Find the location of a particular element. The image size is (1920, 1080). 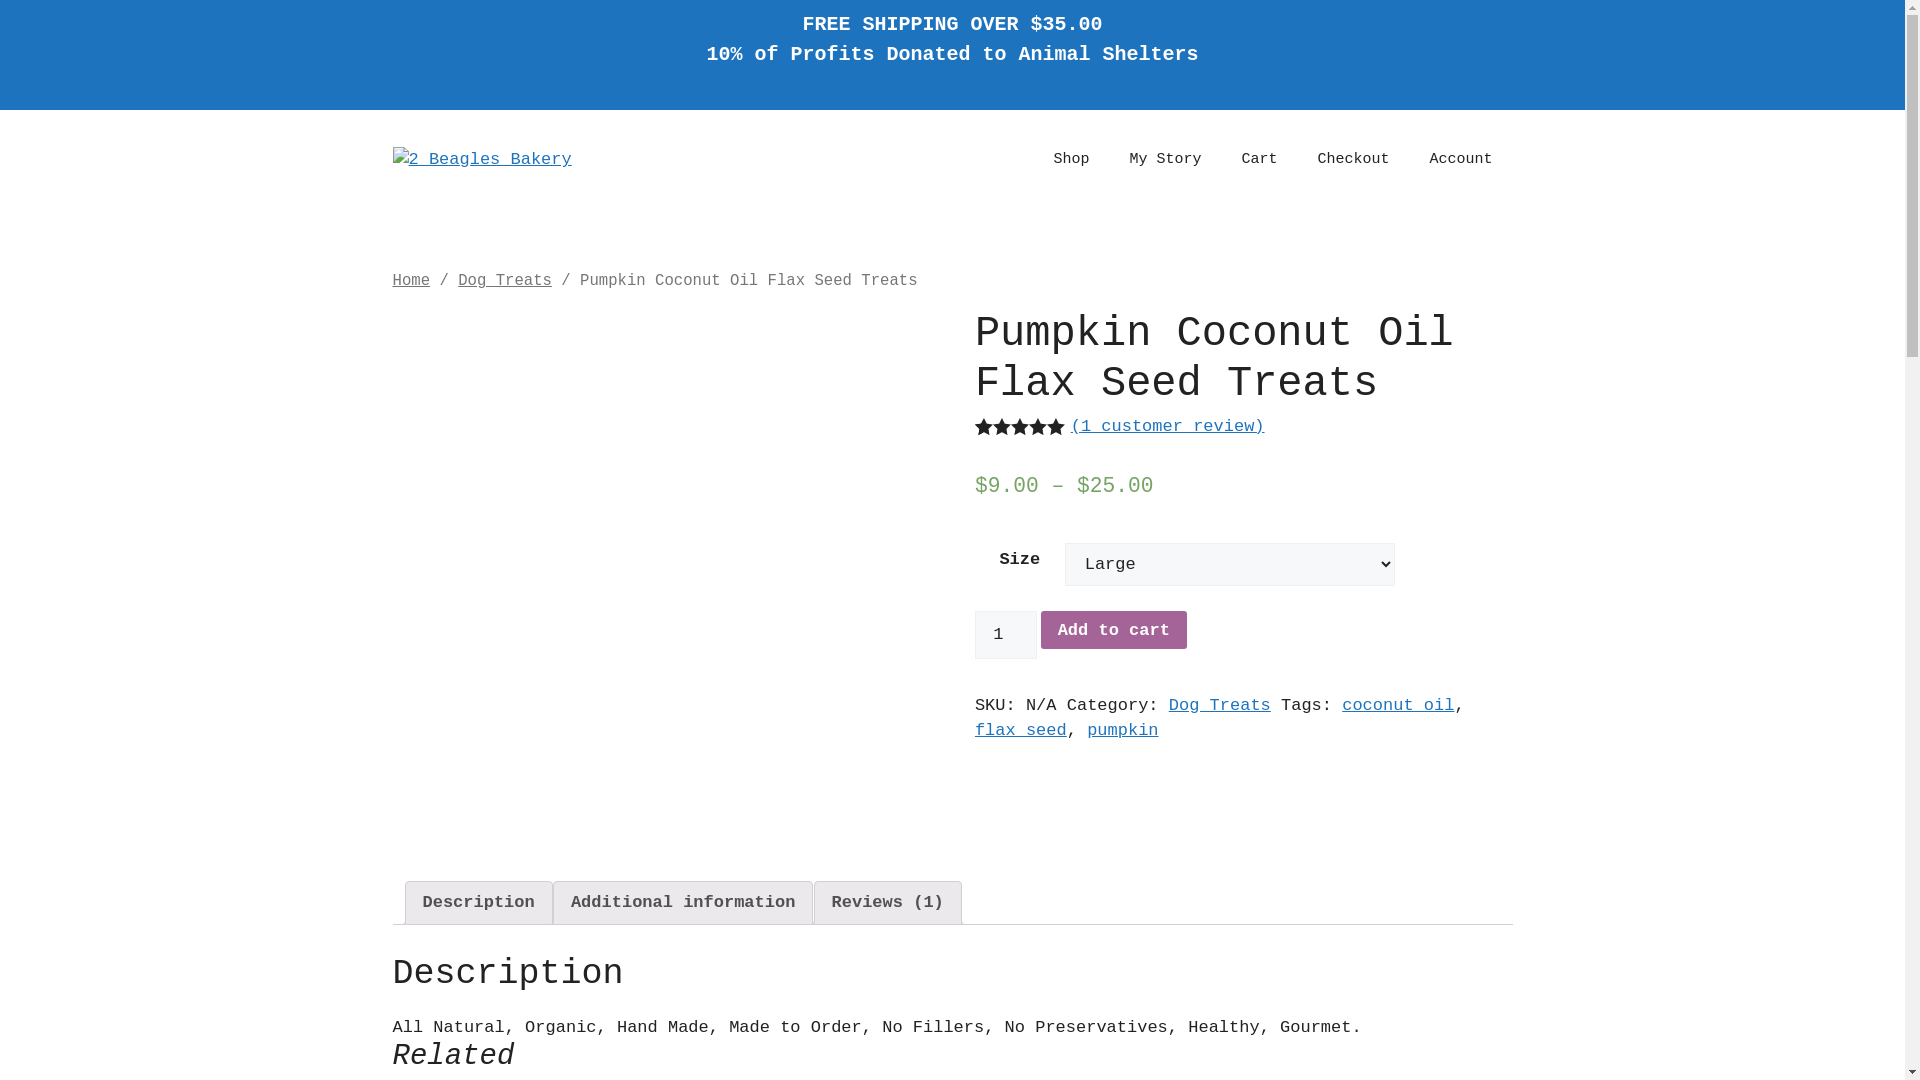

'pumpkin' is located at coordinates (1122, 730).